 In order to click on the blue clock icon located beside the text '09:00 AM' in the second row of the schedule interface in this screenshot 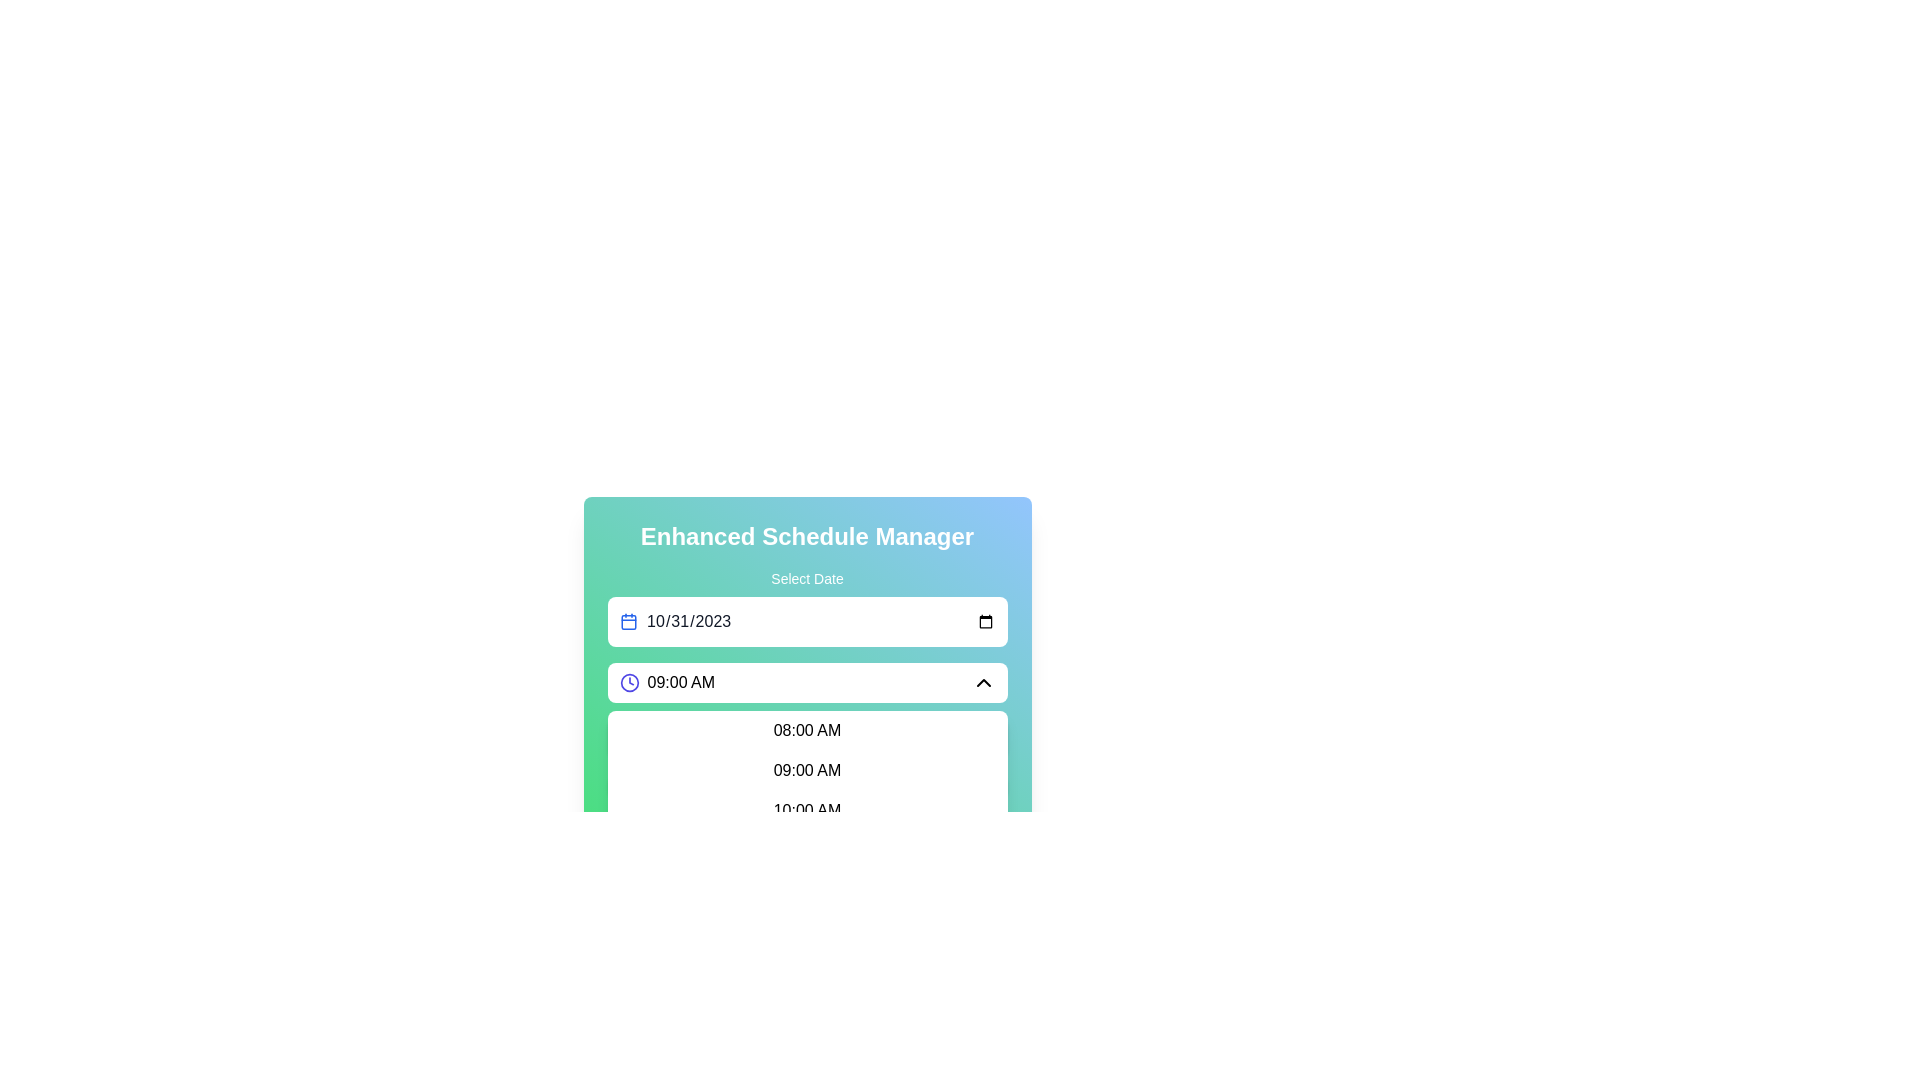, I will do `click(628, 681)`.